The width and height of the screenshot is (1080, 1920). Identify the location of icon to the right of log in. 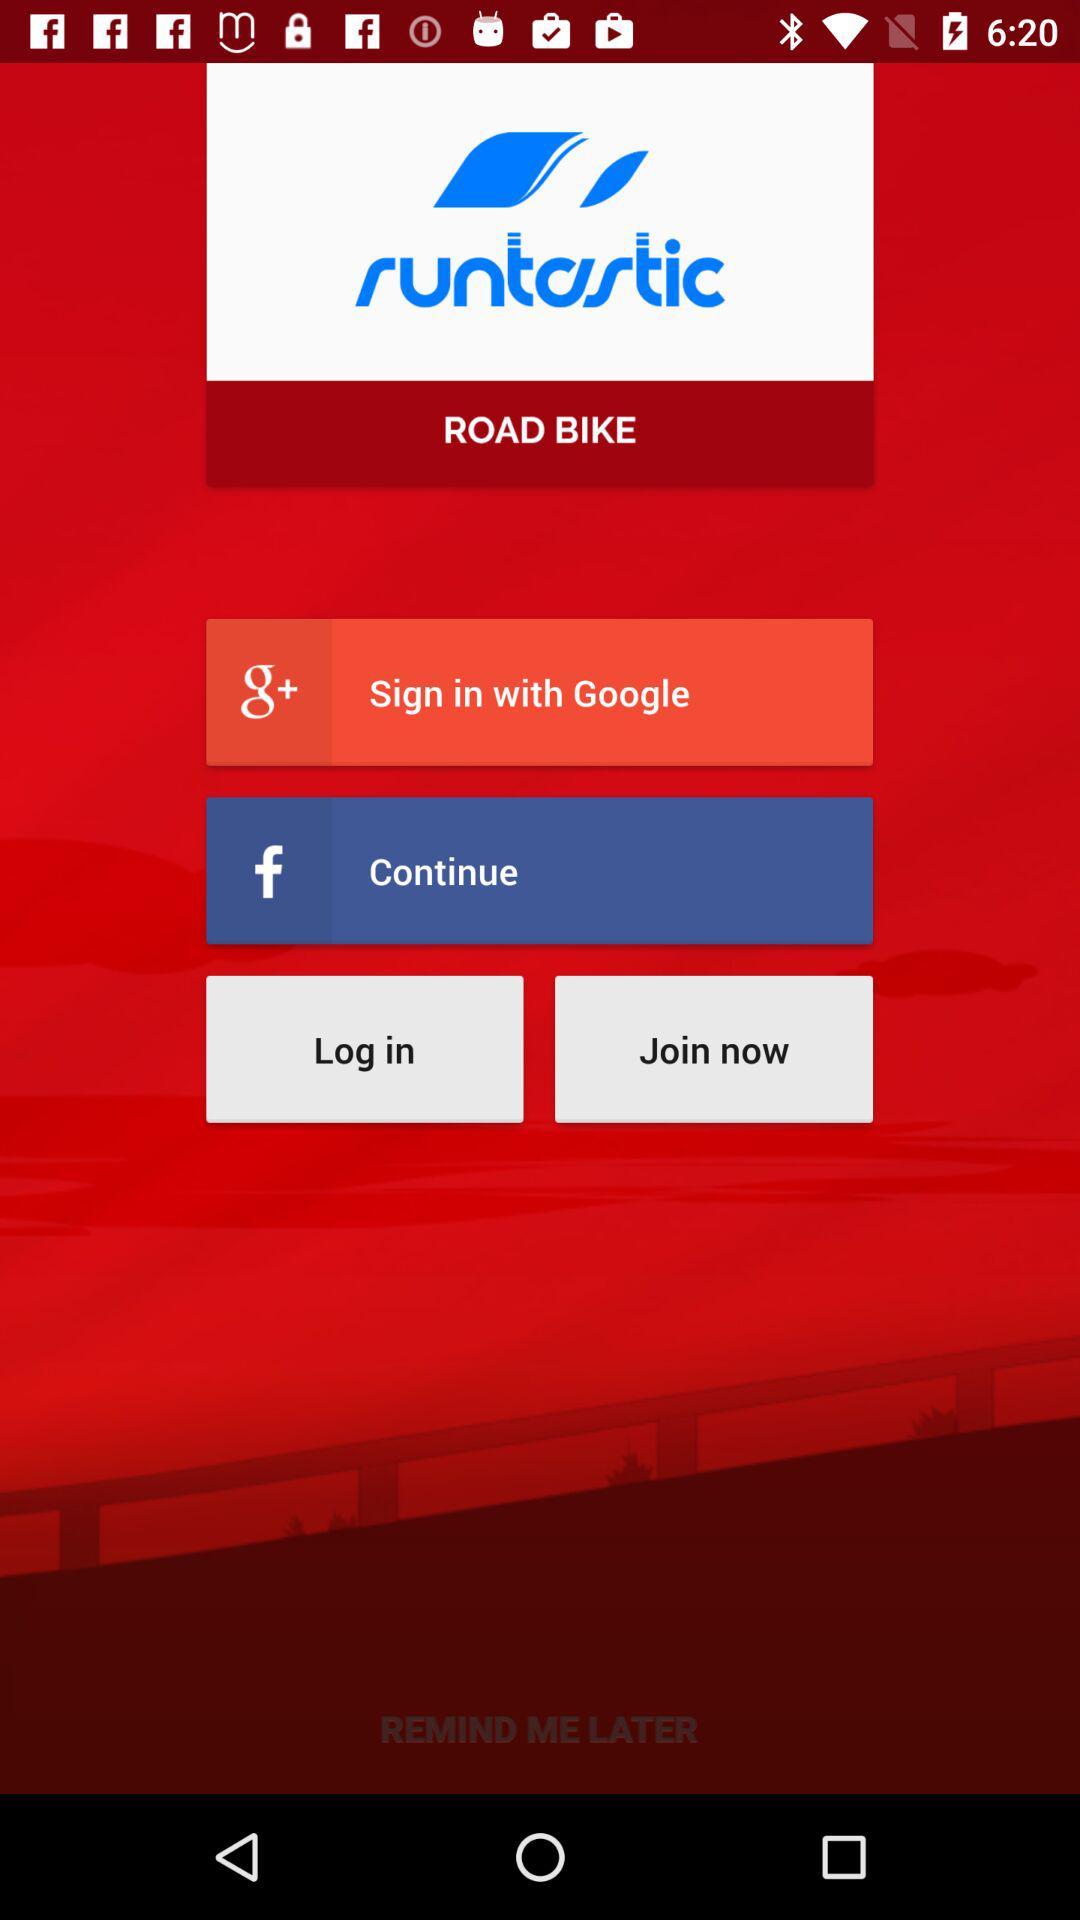
(712, 1048).